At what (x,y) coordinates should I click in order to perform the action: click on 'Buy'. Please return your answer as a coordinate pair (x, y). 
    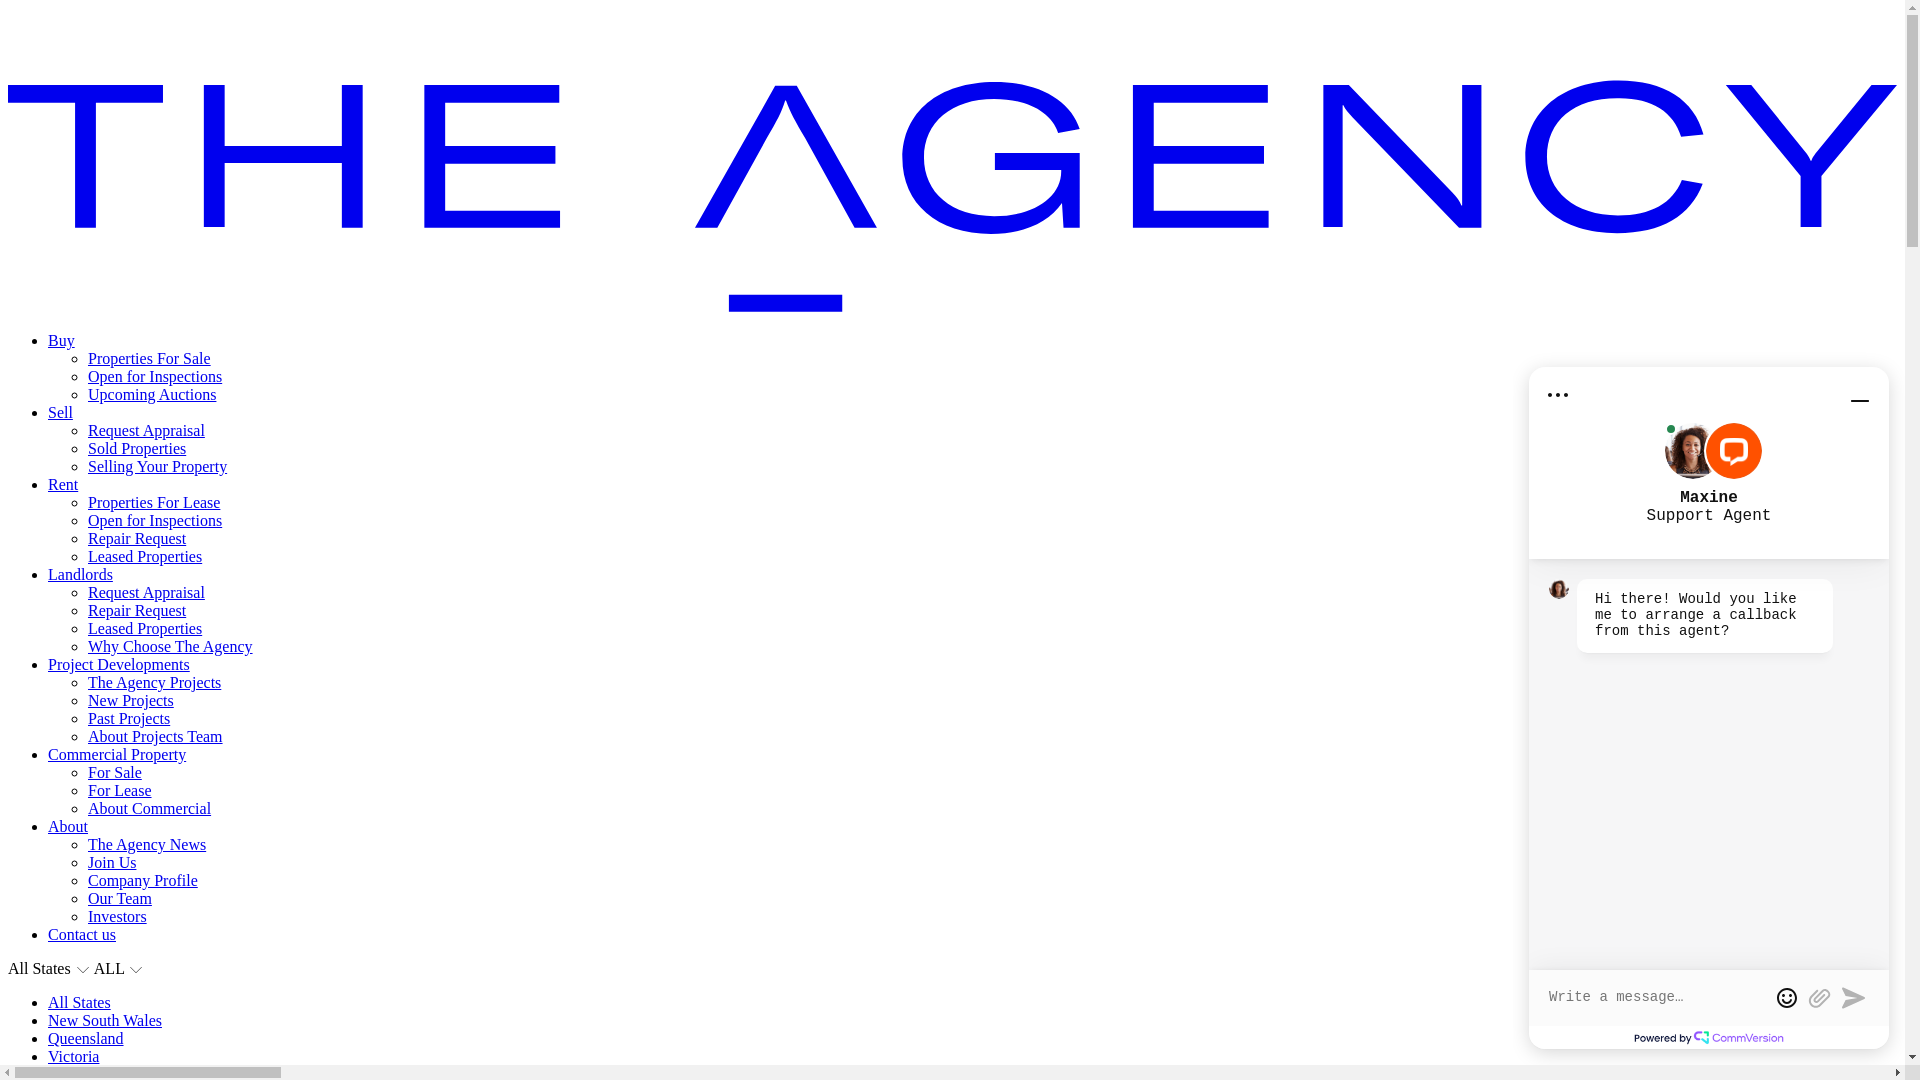
    Looking at the image, I should click on (61, 339).